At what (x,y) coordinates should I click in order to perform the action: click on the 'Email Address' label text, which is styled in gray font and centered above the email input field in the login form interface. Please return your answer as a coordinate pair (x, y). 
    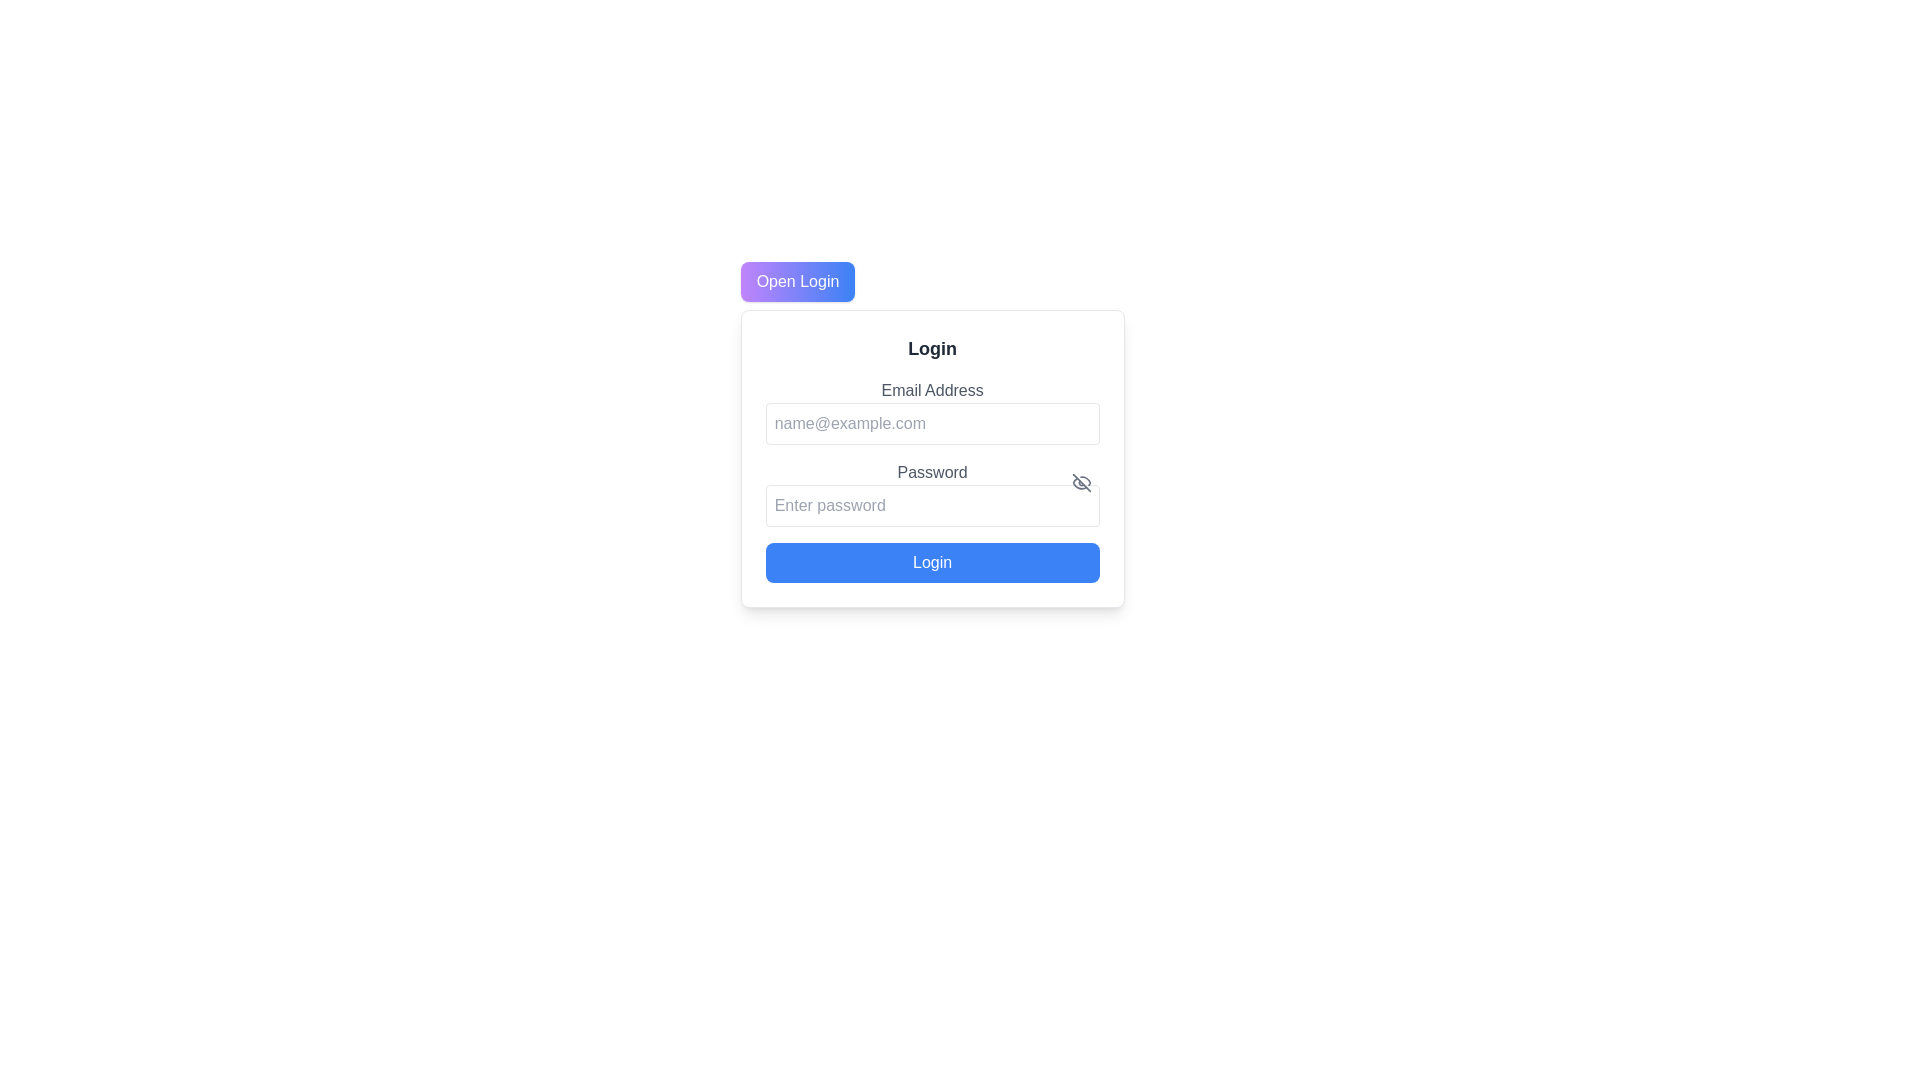
    Looking at the image, I should click on (931, 390).